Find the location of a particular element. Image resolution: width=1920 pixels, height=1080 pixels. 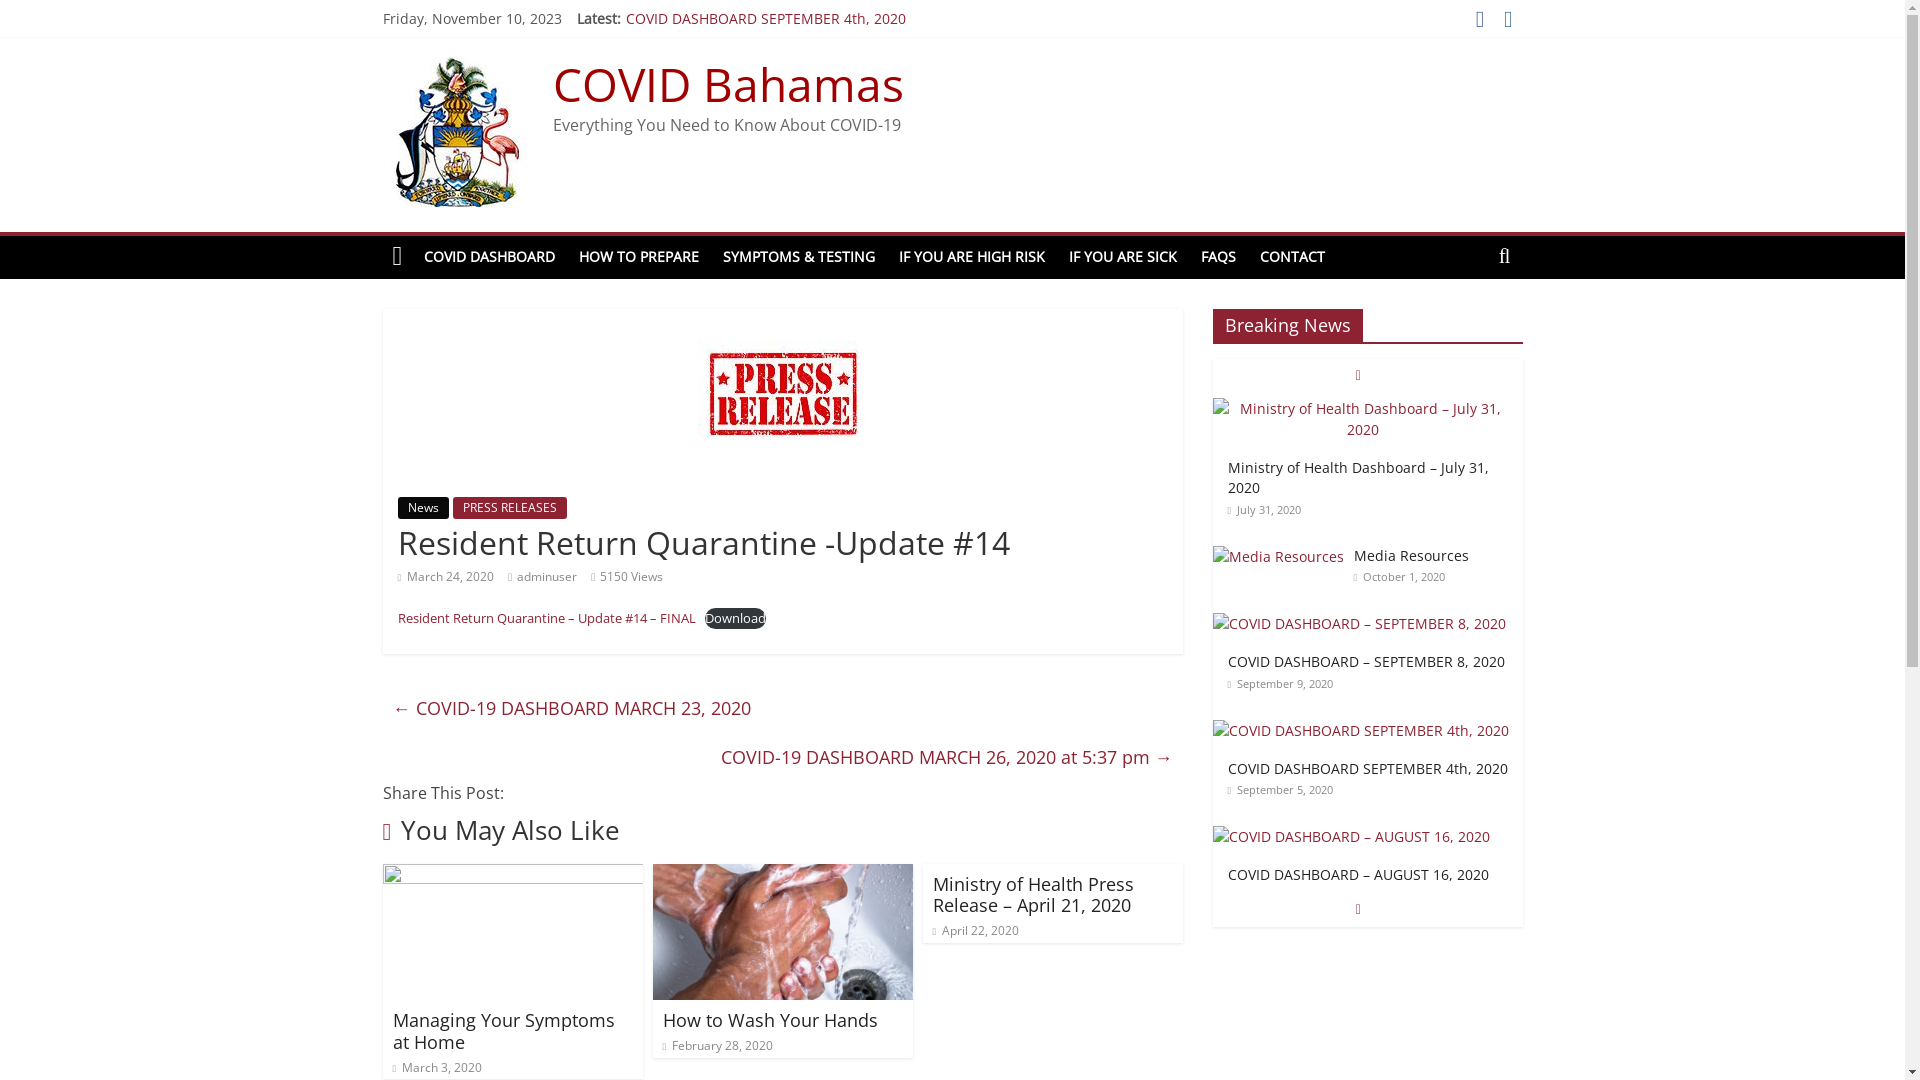

'HOW TO PREPARE' is located at coordinates (637, 256).